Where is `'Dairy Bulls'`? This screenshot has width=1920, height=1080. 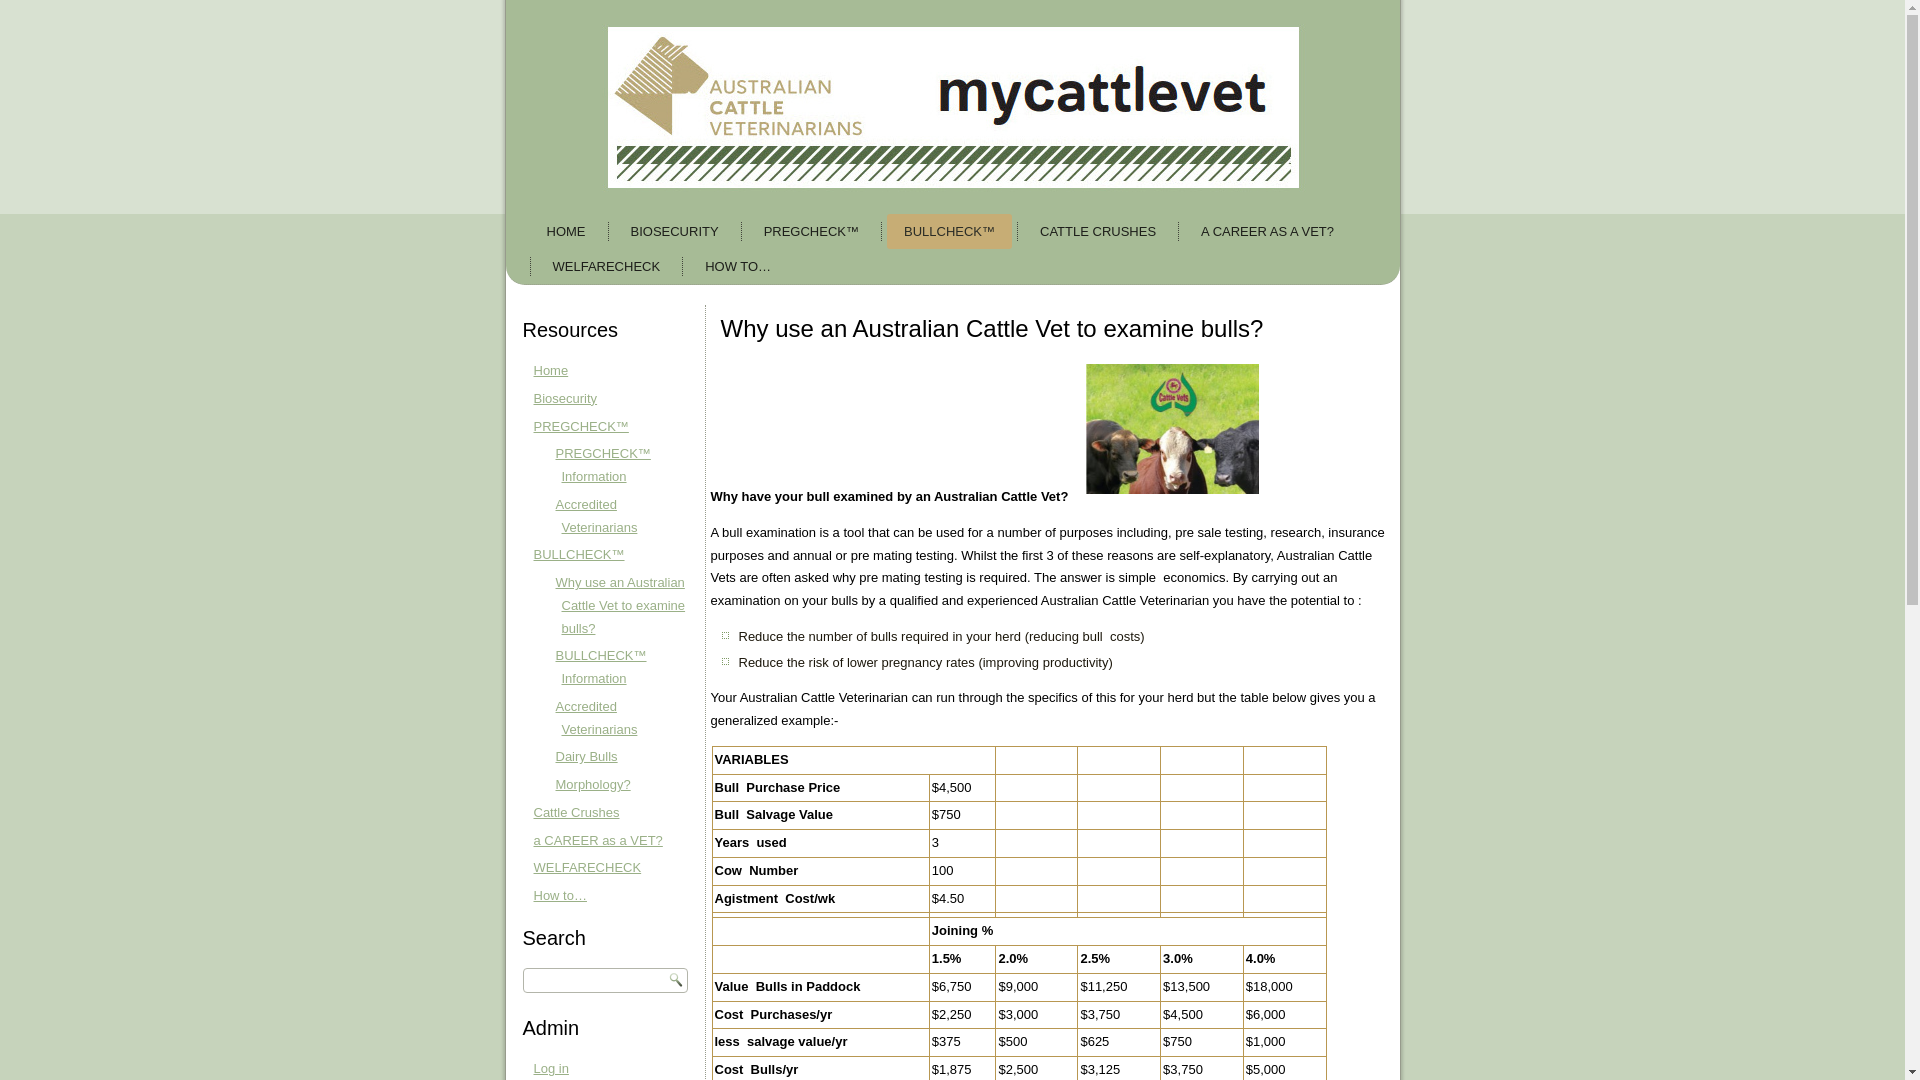 'Dairy Bulls' is located at coordinates (585, 756).